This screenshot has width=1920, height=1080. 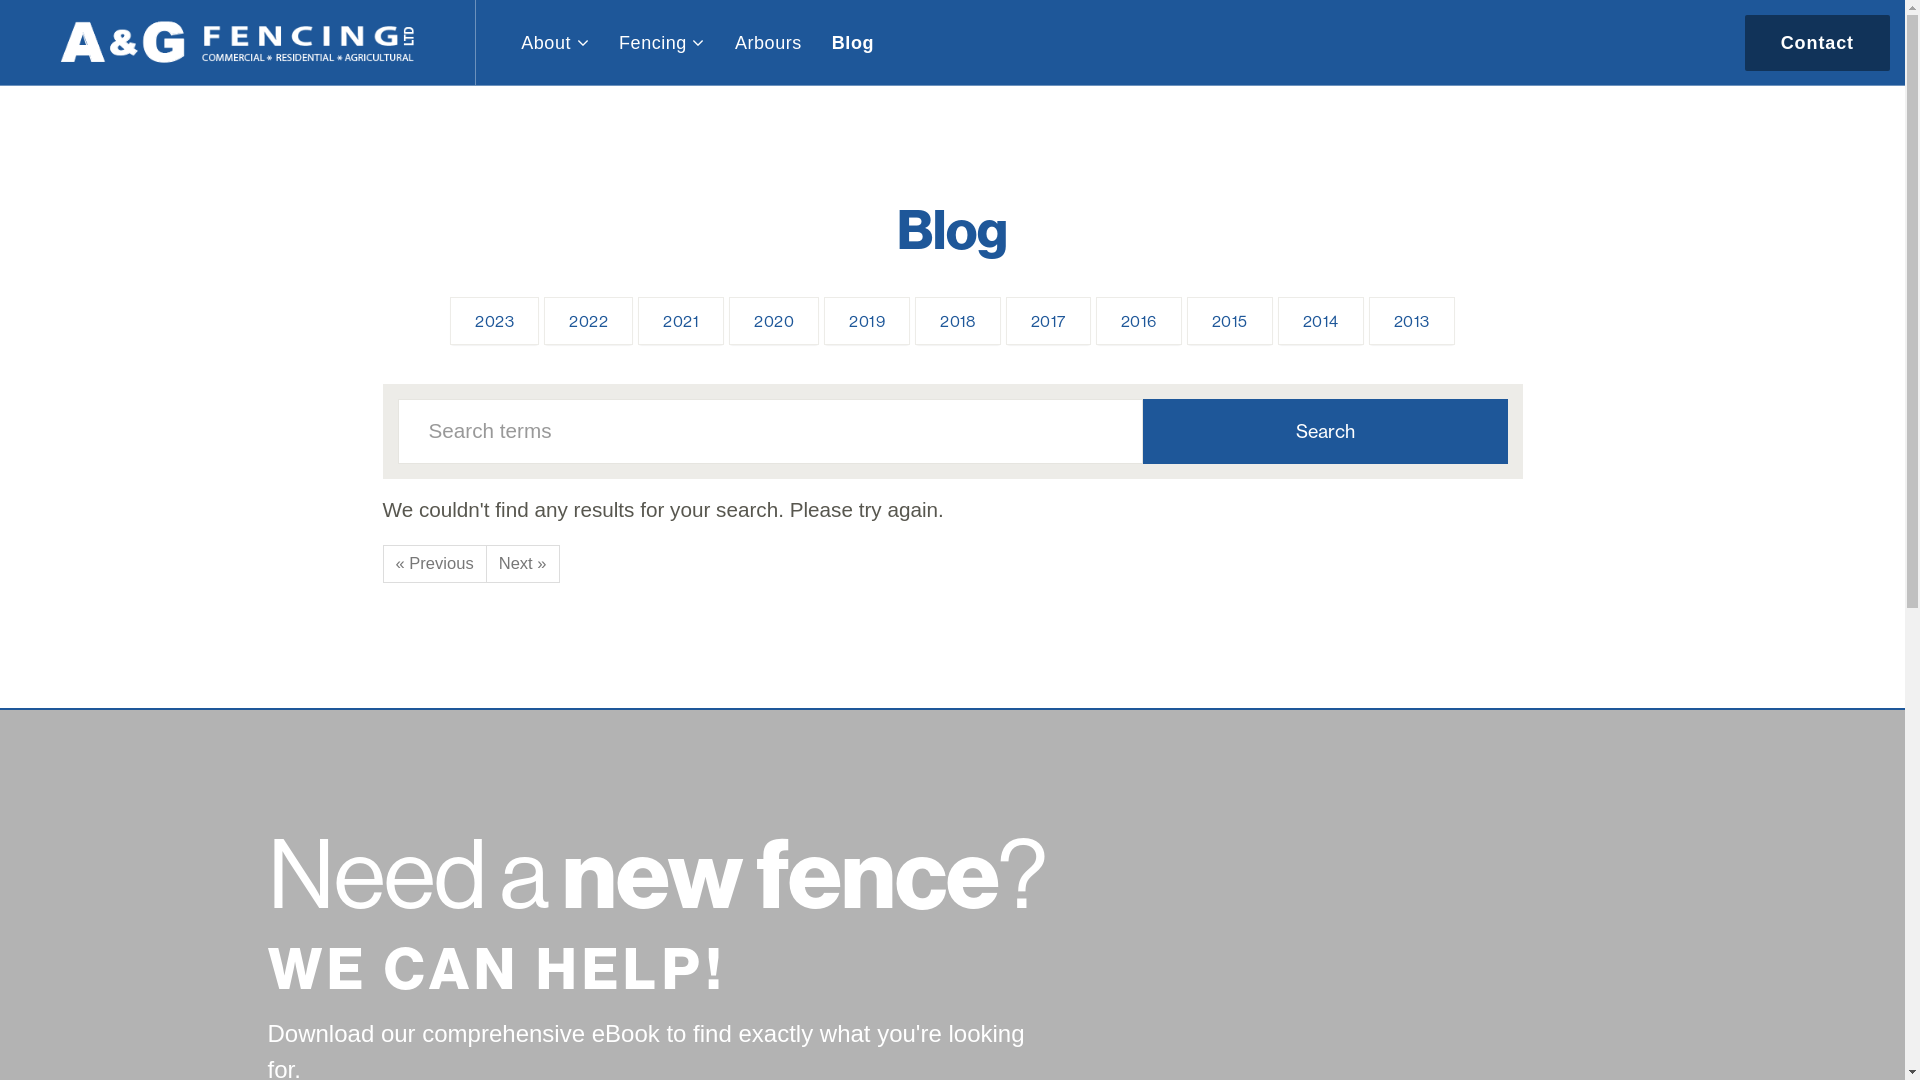 What do you see at coordinates (603, 42) in the screenshot?
I see `'Fencing'` at bounding box center [603, 42].